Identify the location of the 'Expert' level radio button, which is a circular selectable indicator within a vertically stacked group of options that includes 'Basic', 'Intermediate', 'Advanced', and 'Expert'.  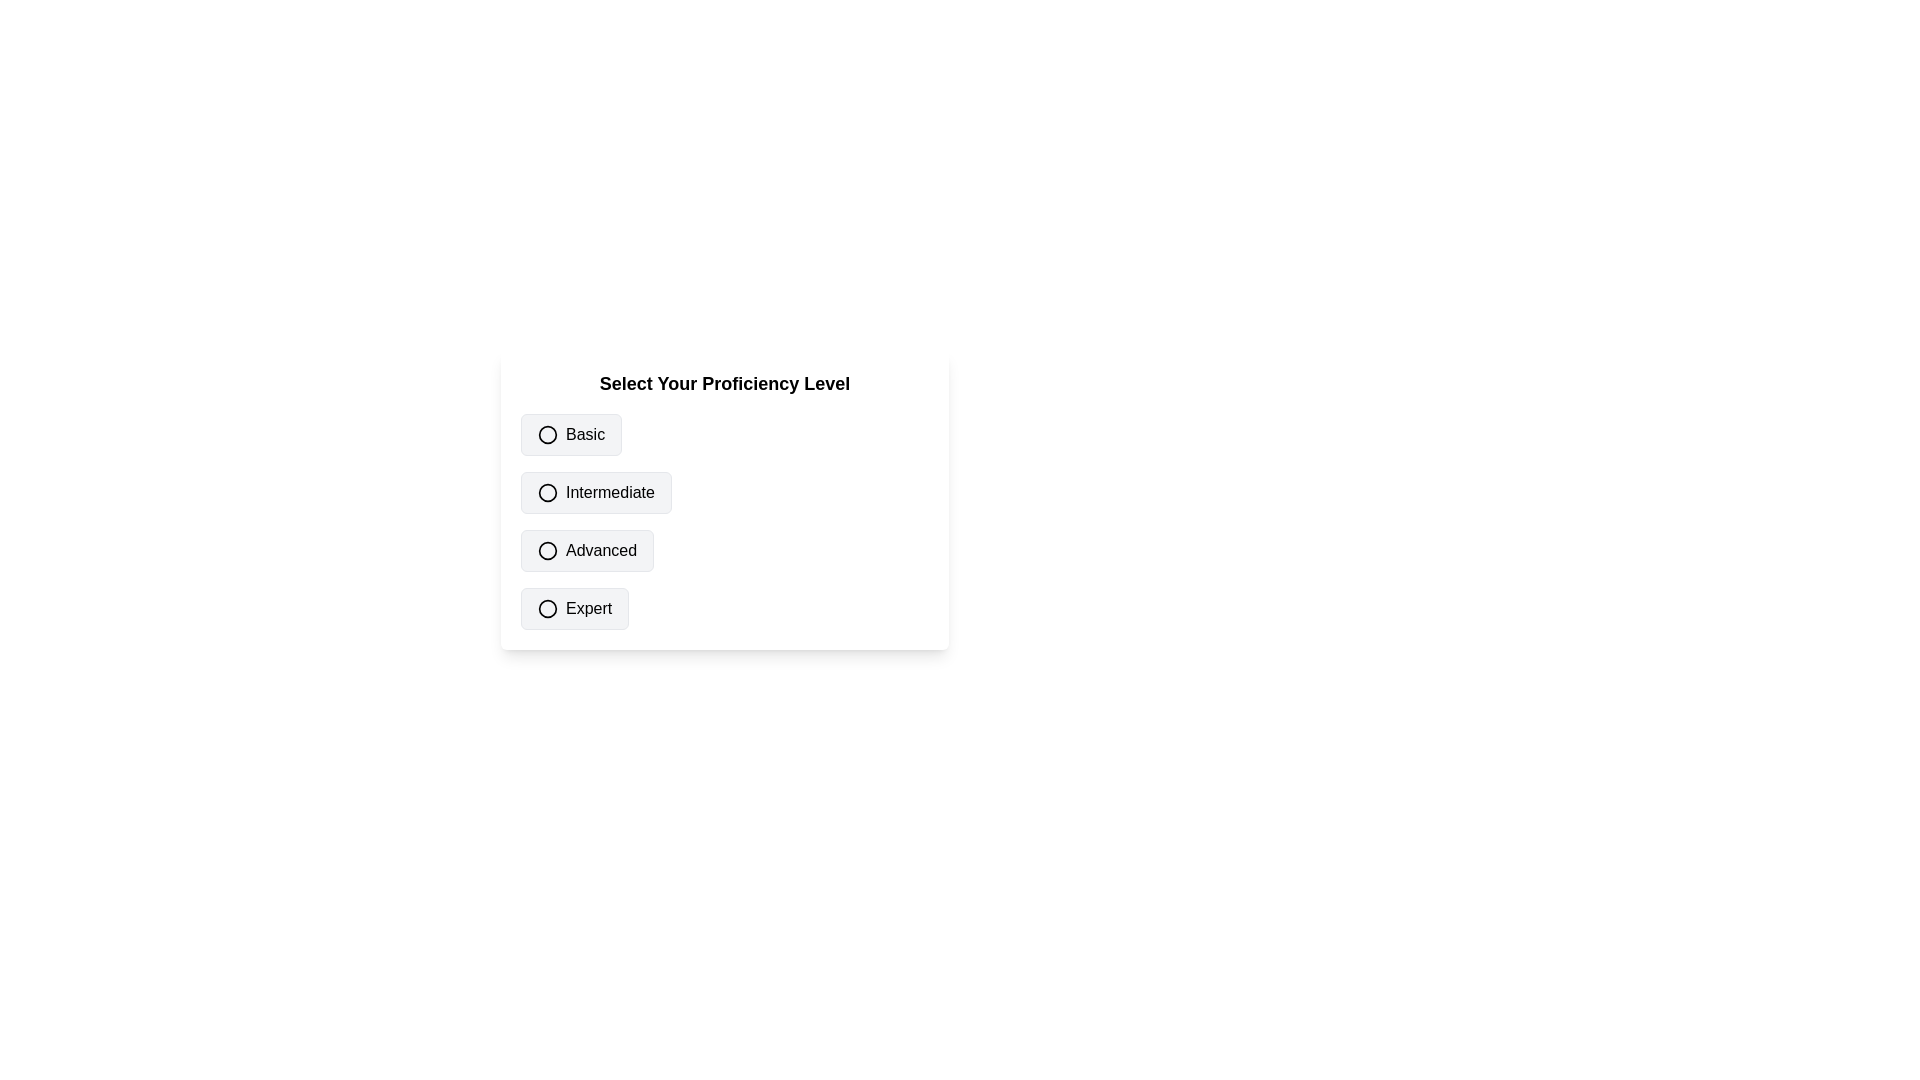
(547, 608).